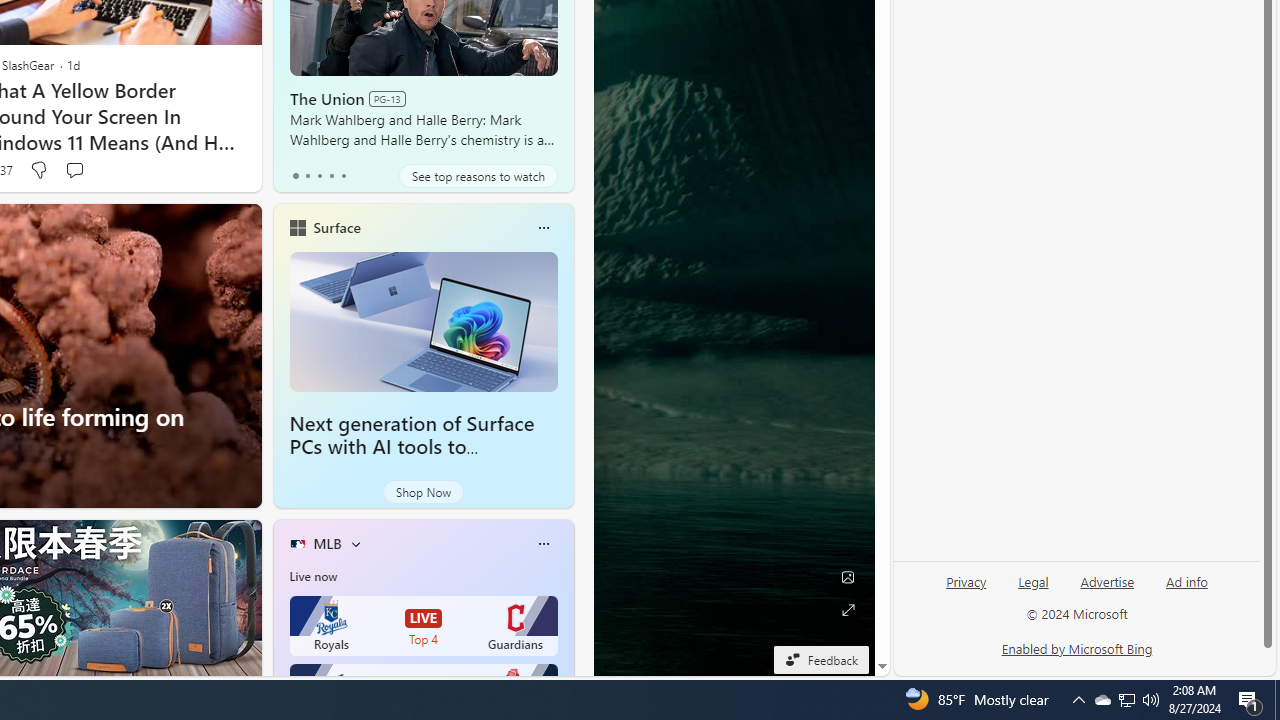 The image size is (1280, 720). What do you see at coordinates (320, 175) in the screenshot?
I see `'tab-2'` at bounding box center [320, 175].